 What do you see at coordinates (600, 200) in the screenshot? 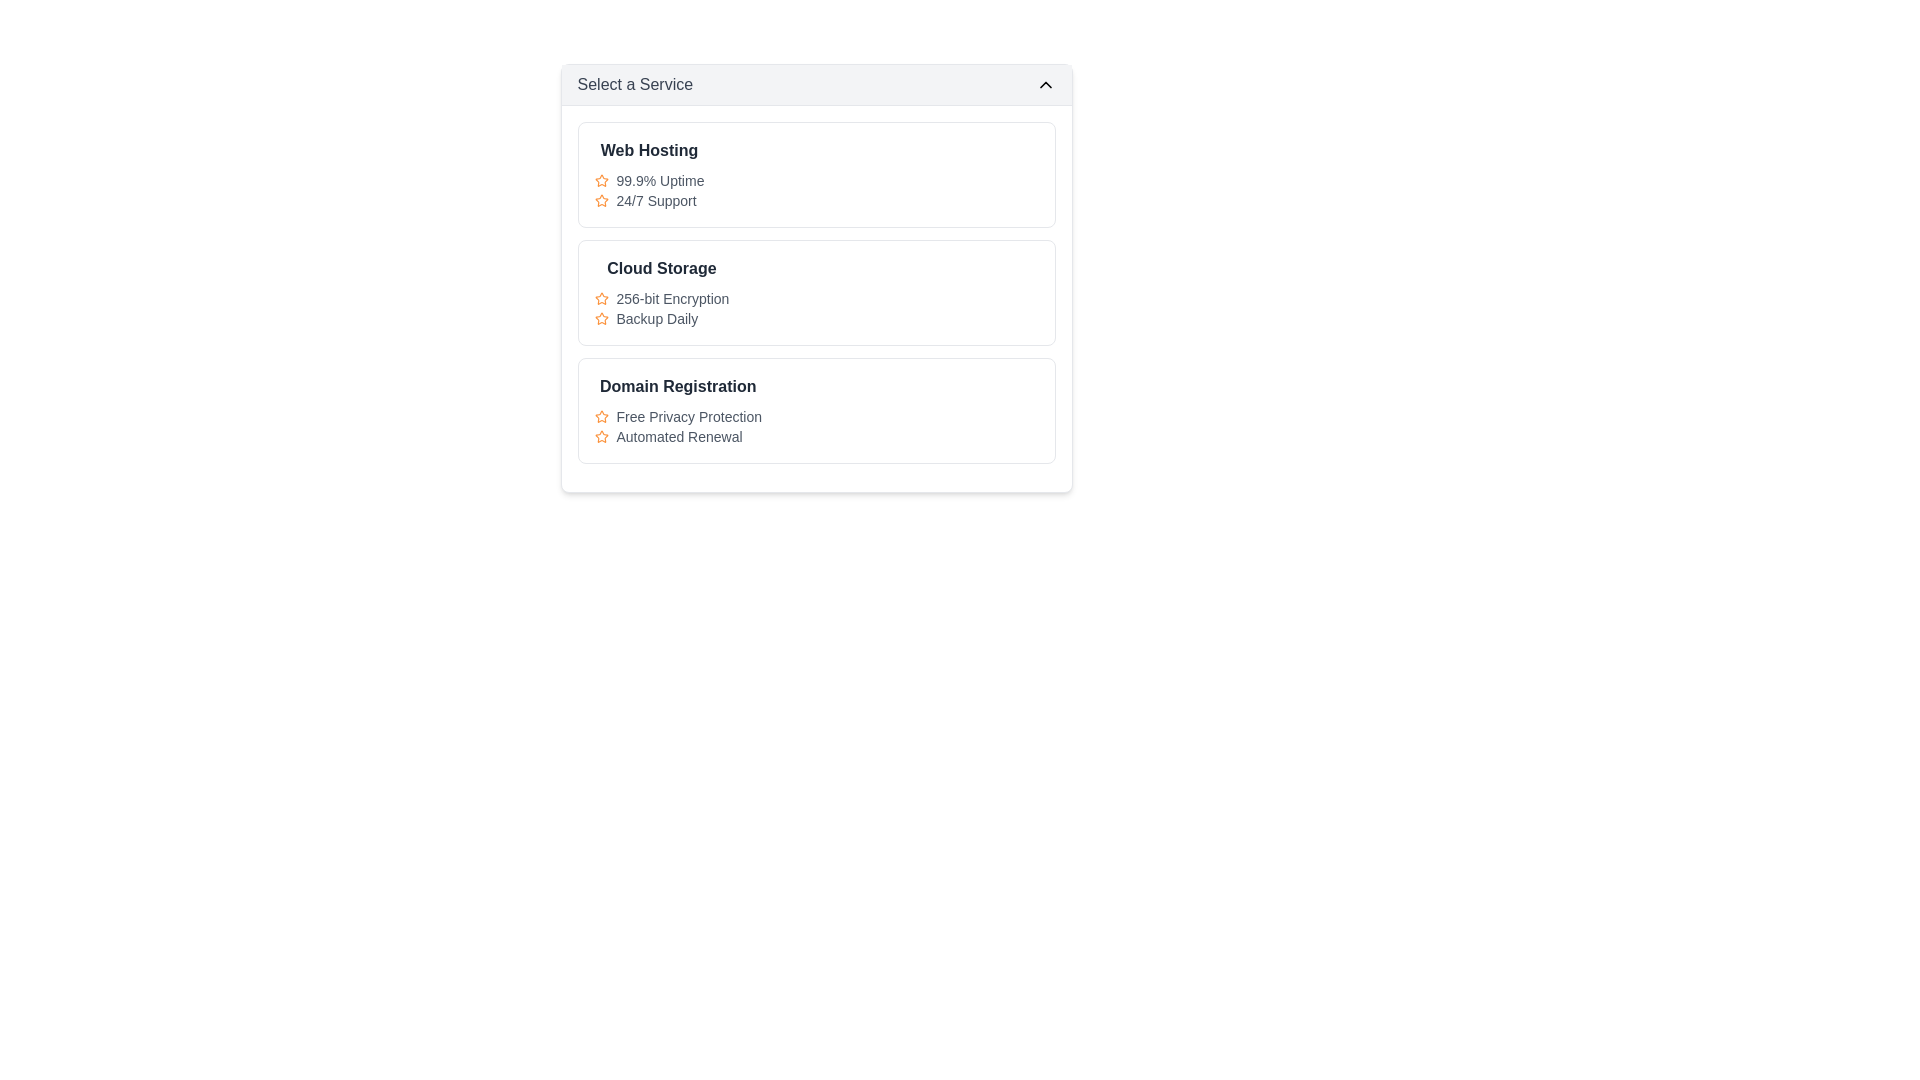
I see `the star icon located to the left of the 'Web Hosting' service type in the 'Select a Service' dropdown` at bounding box center [600, 200].